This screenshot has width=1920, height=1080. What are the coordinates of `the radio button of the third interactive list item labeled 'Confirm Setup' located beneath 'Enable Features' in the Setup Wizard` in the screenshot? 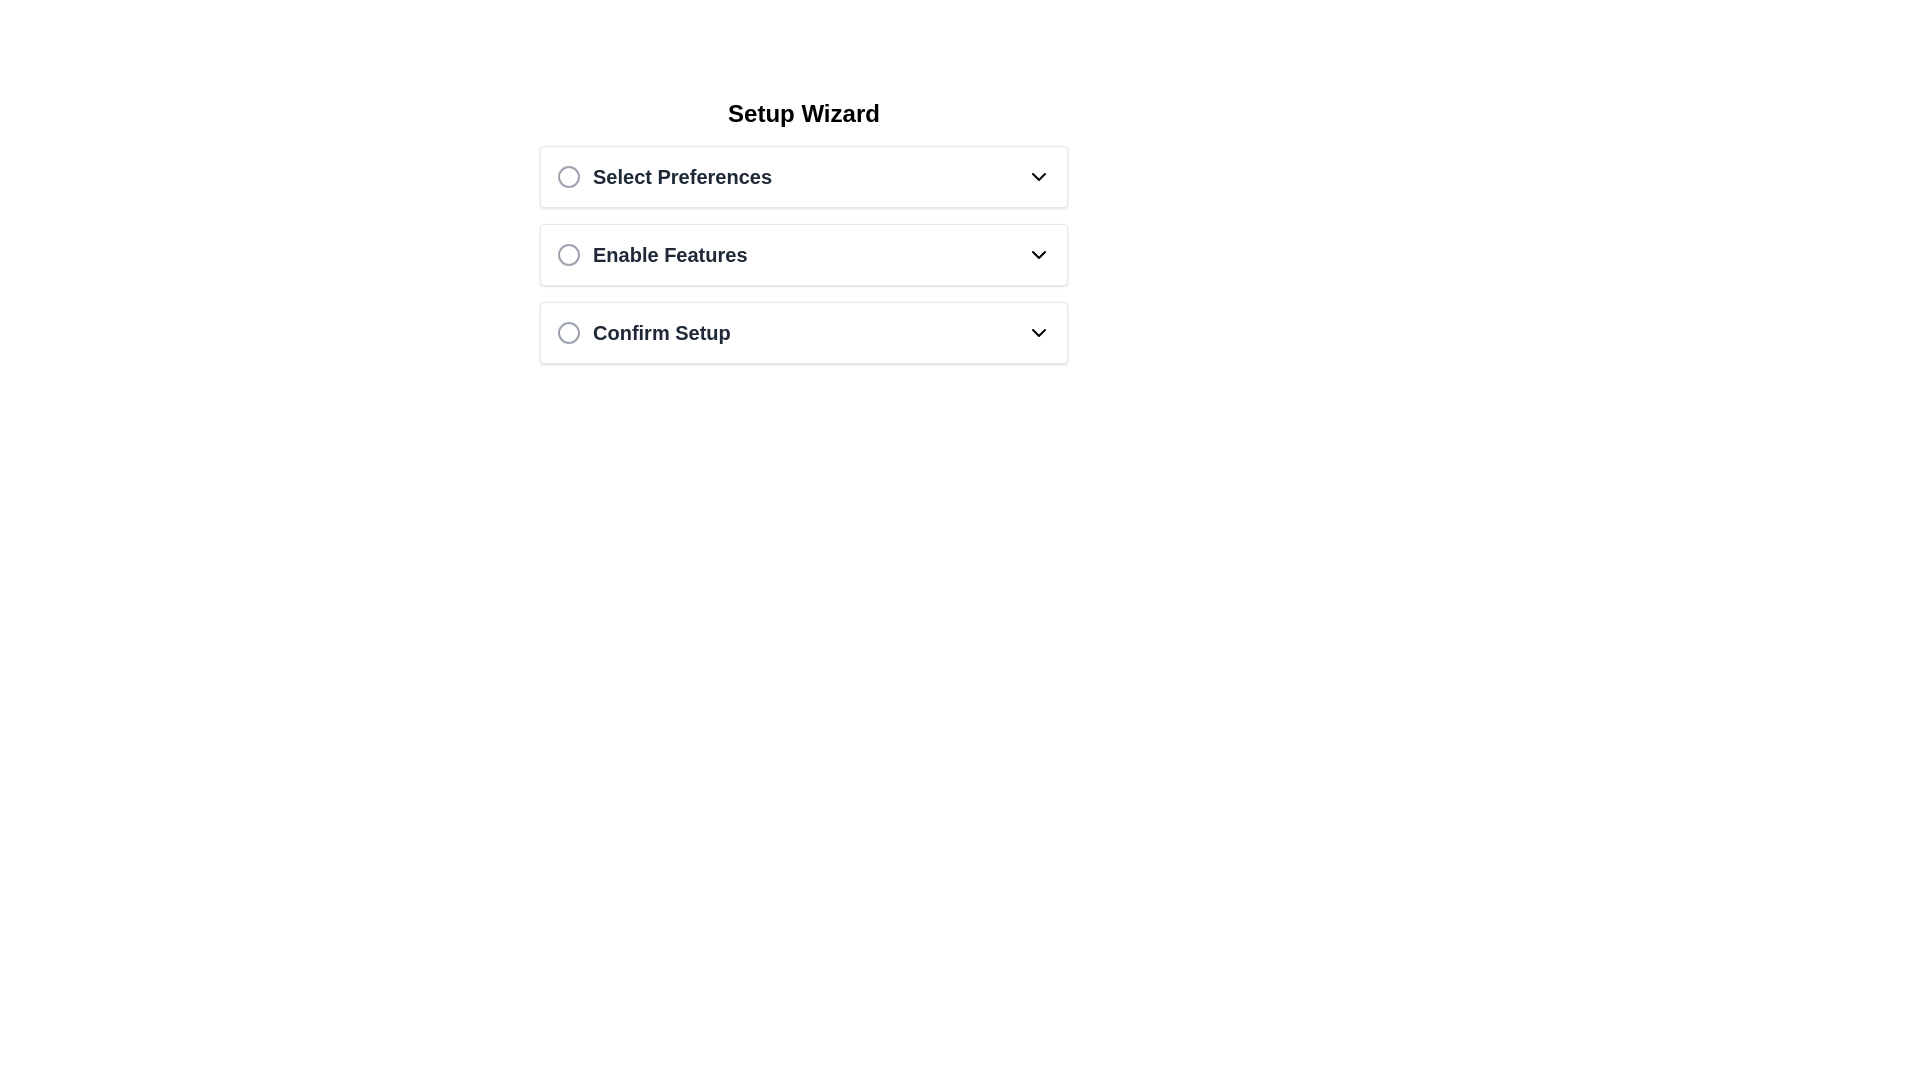 It's located at (804, 331).